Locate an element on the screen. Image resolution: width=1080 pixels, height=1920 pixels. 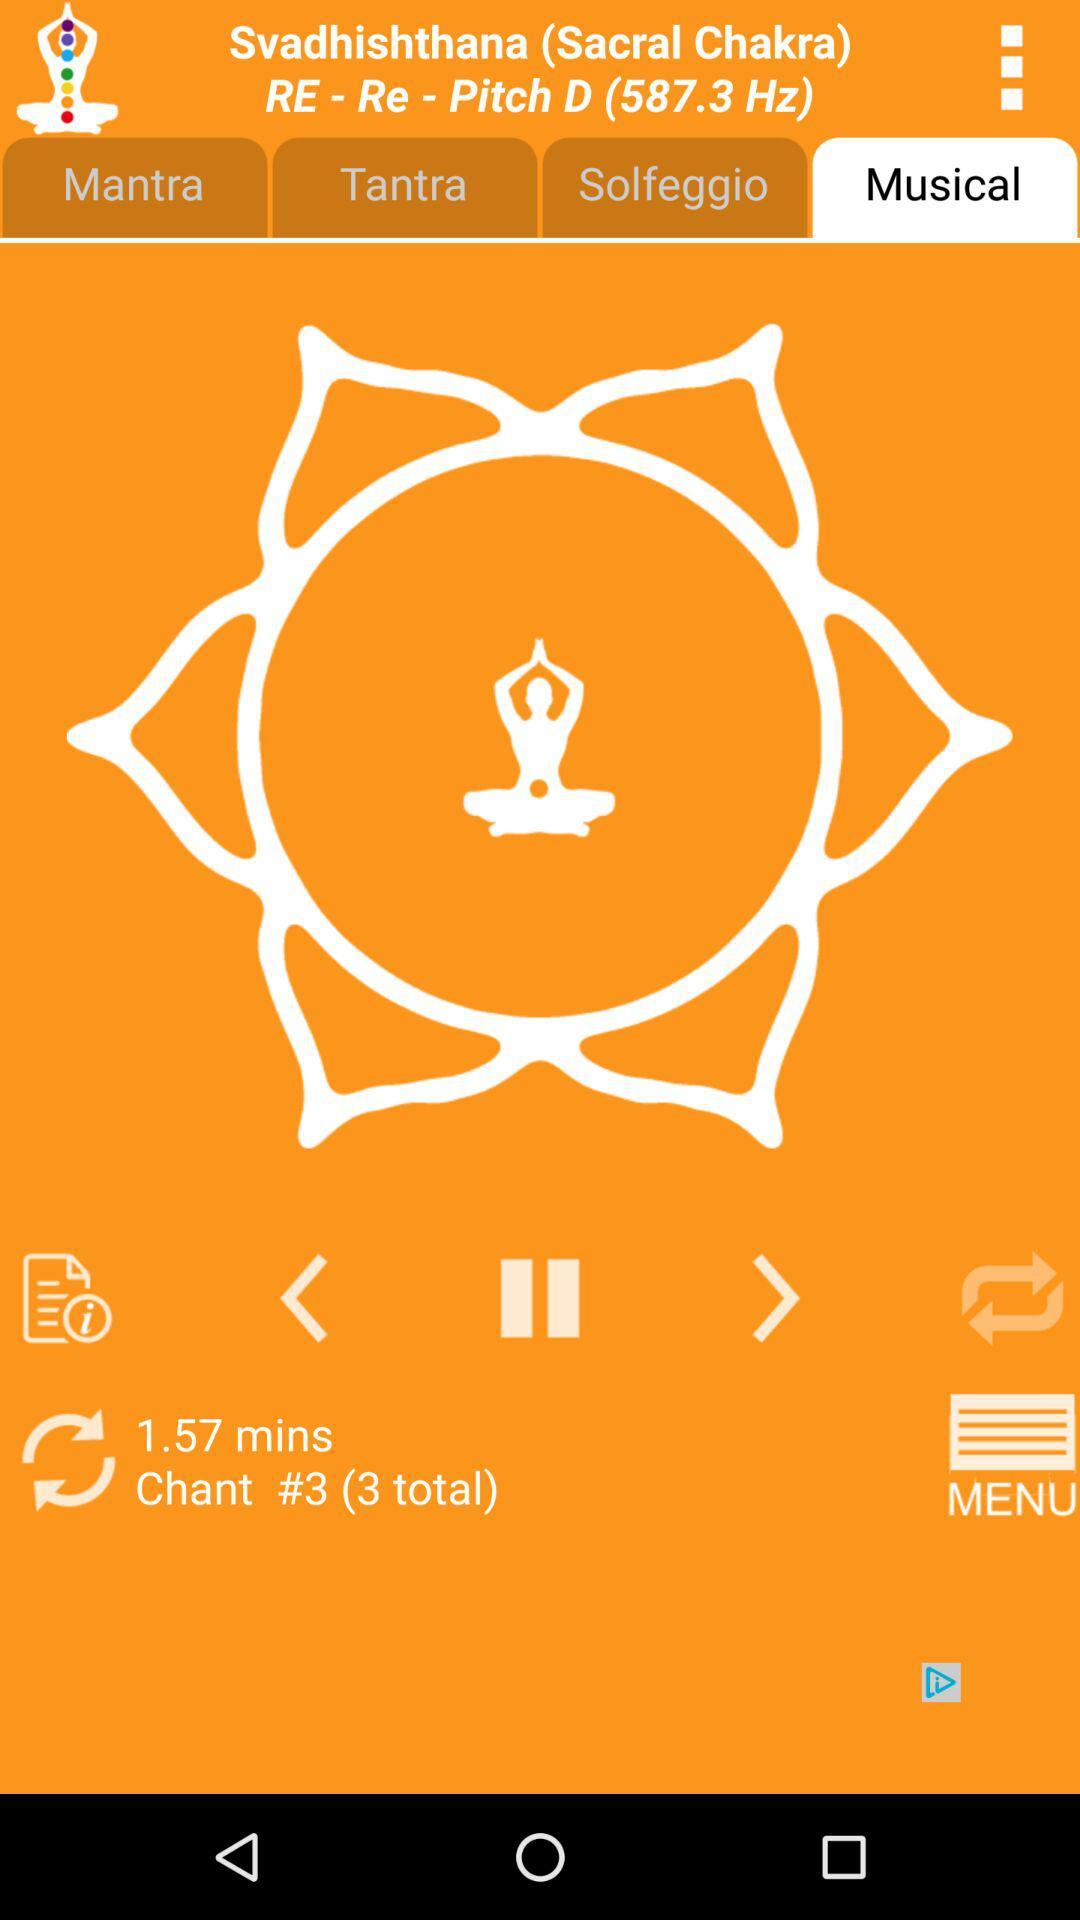
repeat is located at coordinates (1012, 1298).